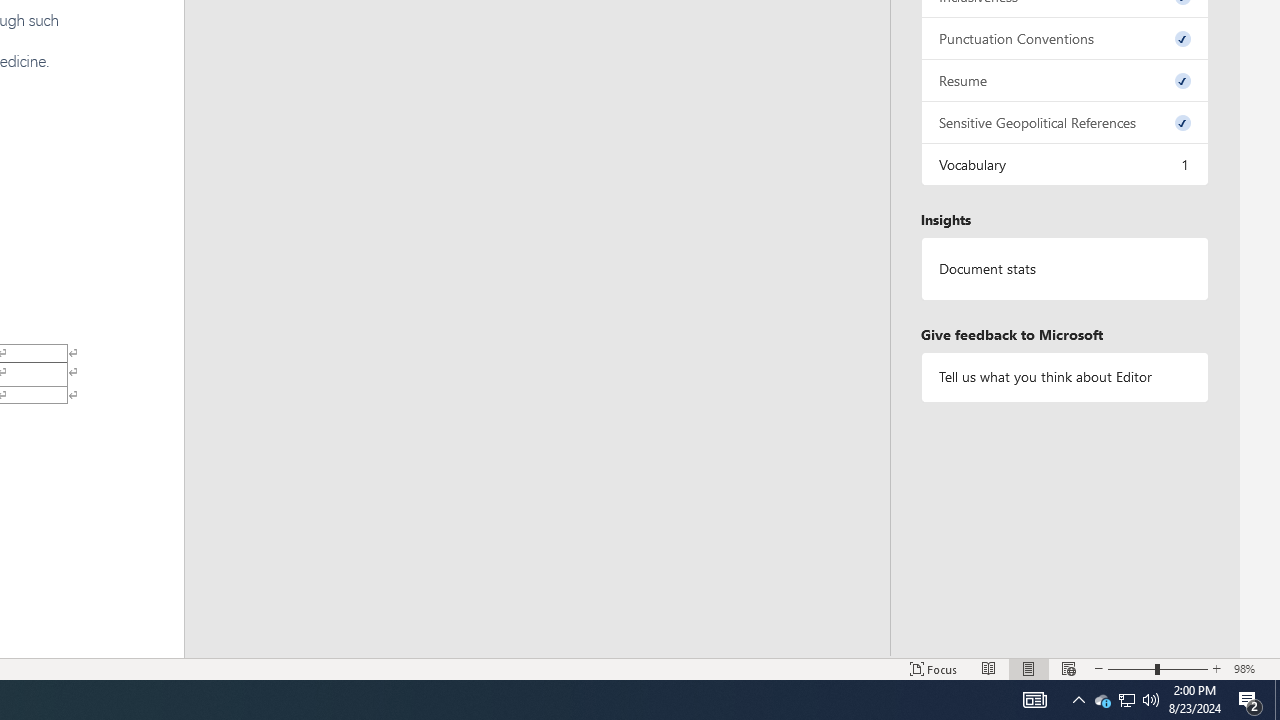  Describe the element at coordinates (1063, 268) in the screenshot. I see `'Document statistics'` at that location.